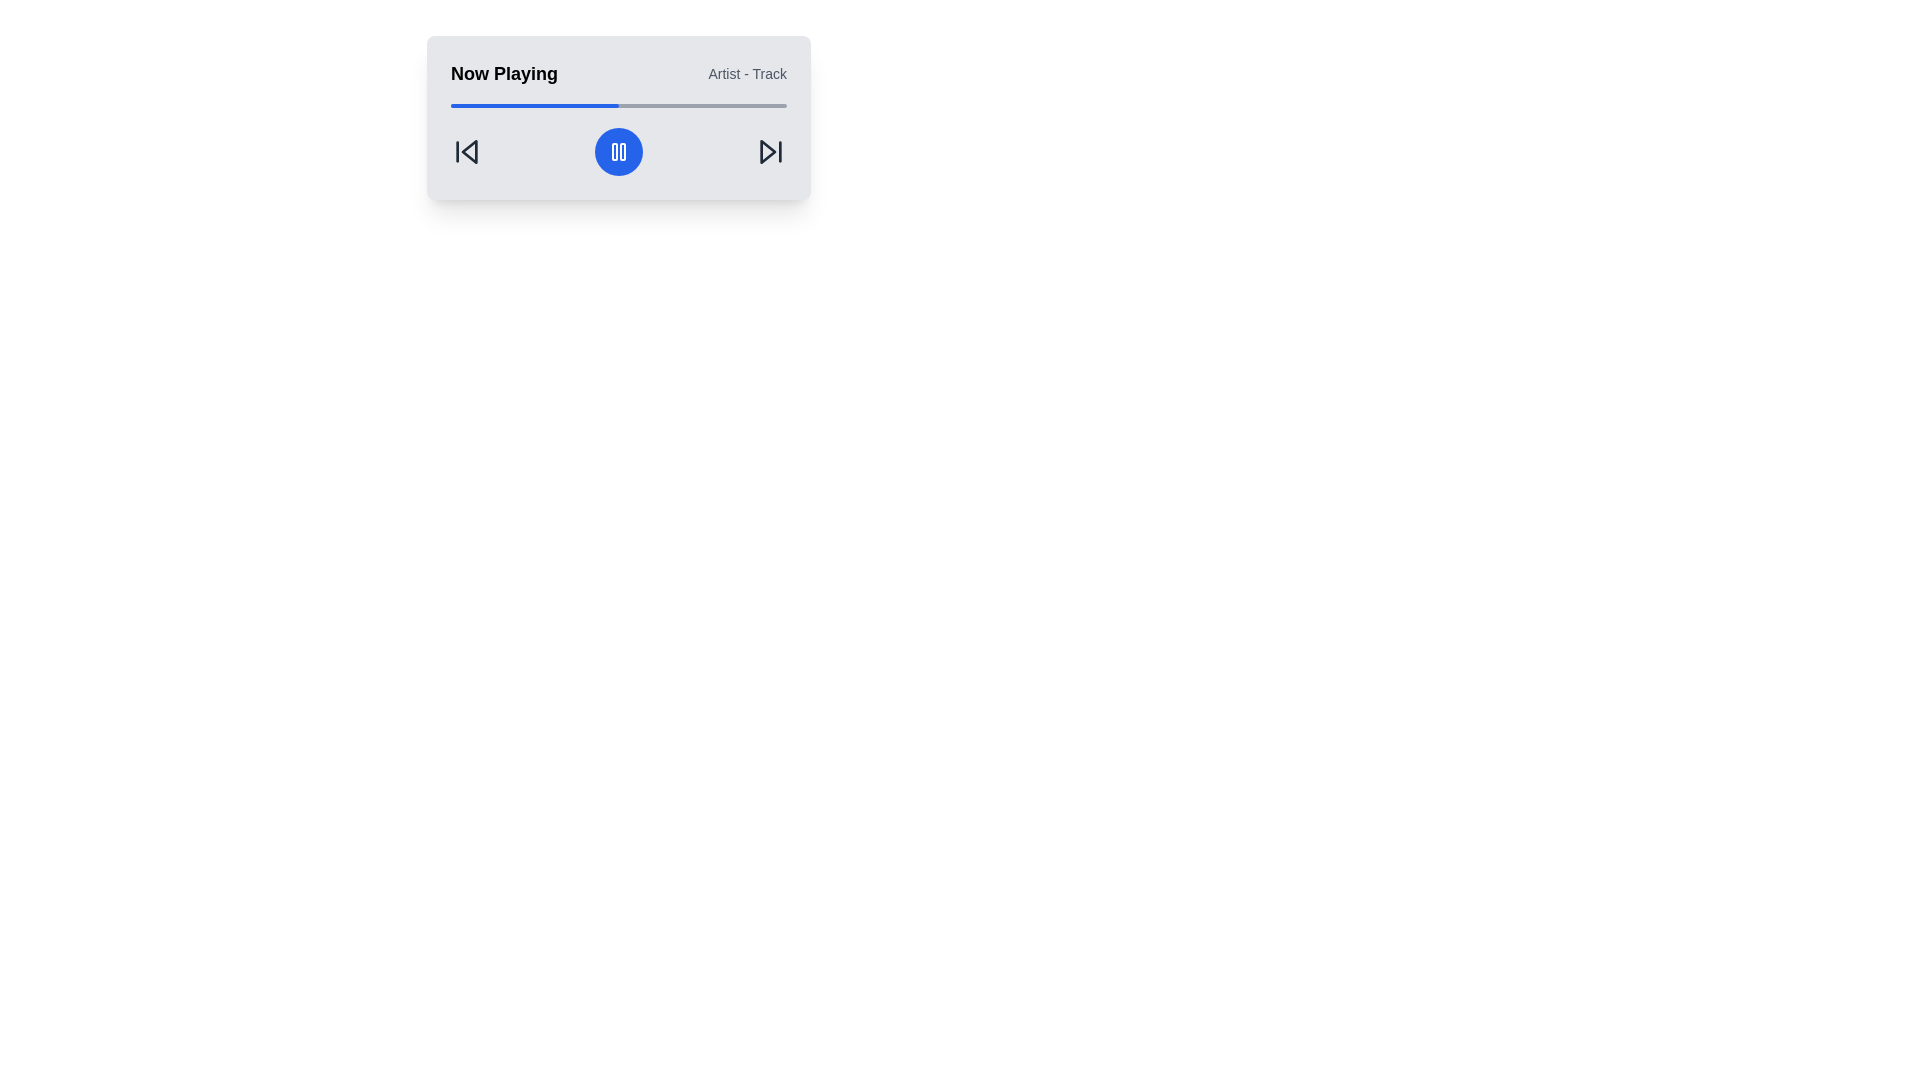 The height and width of the screenshot is (1080, 1920). What do you see at coordinates (534, 105) in the screenshot?
I see `the blue progress bar segment located in the upper portion of the interface, which represents a filled portion of the gray bar` at bounding box center [534, 105].